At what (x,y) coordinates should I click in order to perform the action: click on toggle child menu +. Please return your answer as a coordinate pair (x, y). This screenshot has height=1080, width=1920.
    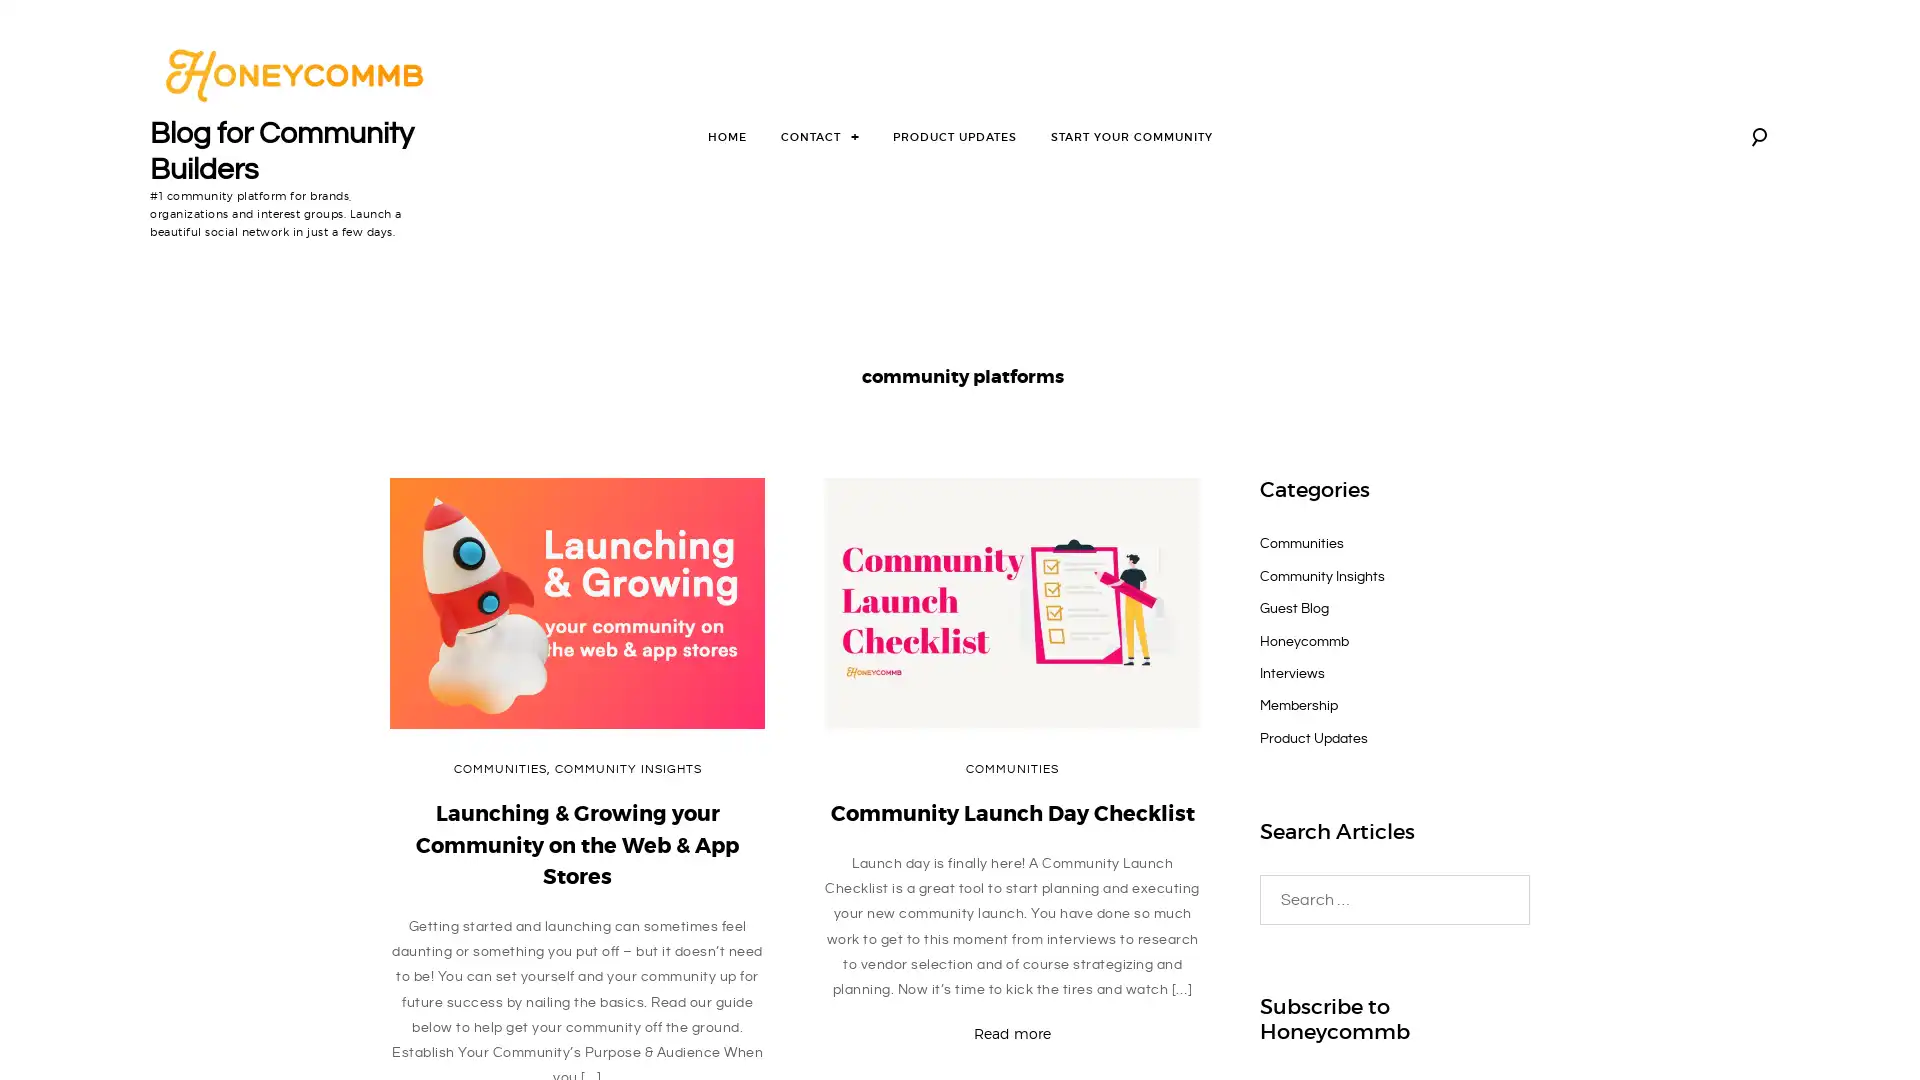
    Looking at the image, I should click on (854, 135).